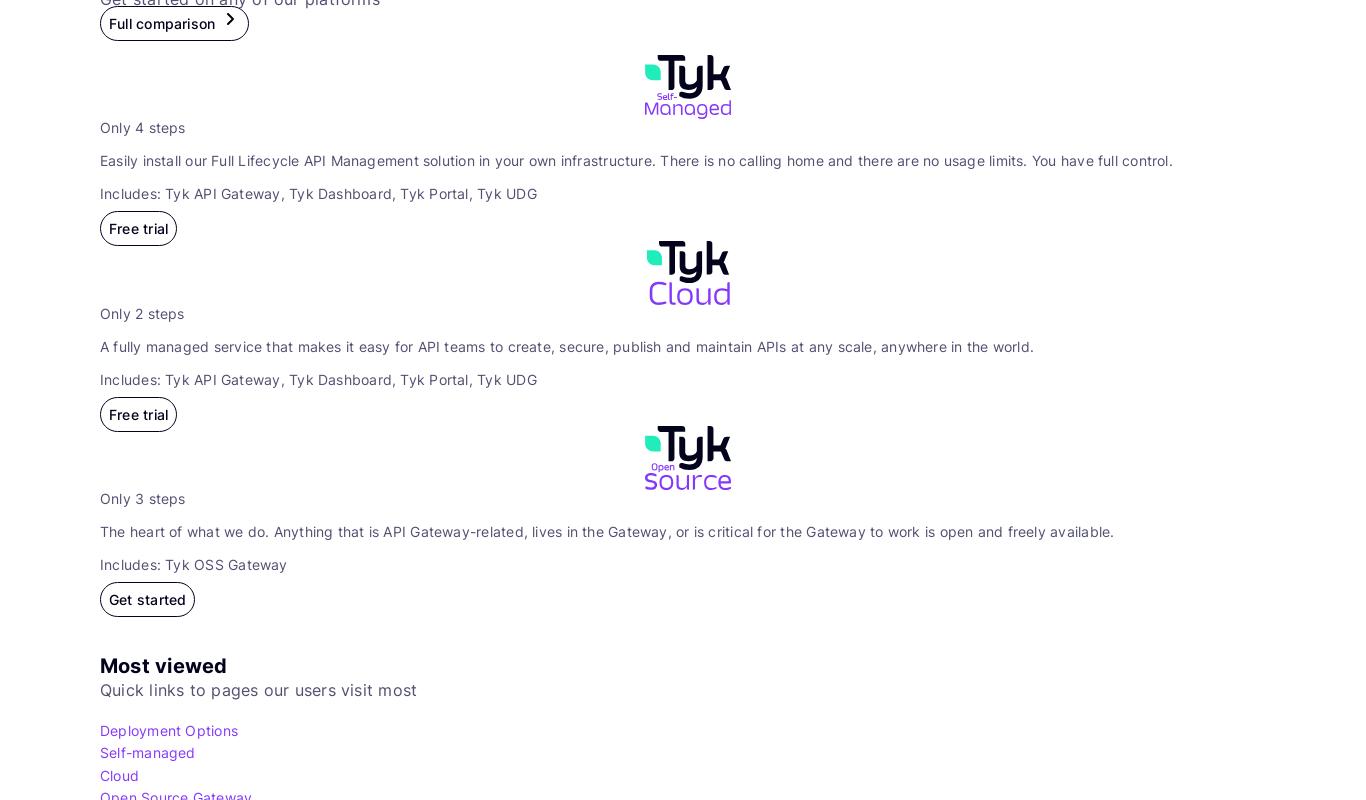 The height and width of the screenshot is (800, 1366). I want to click on 'Only 4 steps', so click(141, 126).